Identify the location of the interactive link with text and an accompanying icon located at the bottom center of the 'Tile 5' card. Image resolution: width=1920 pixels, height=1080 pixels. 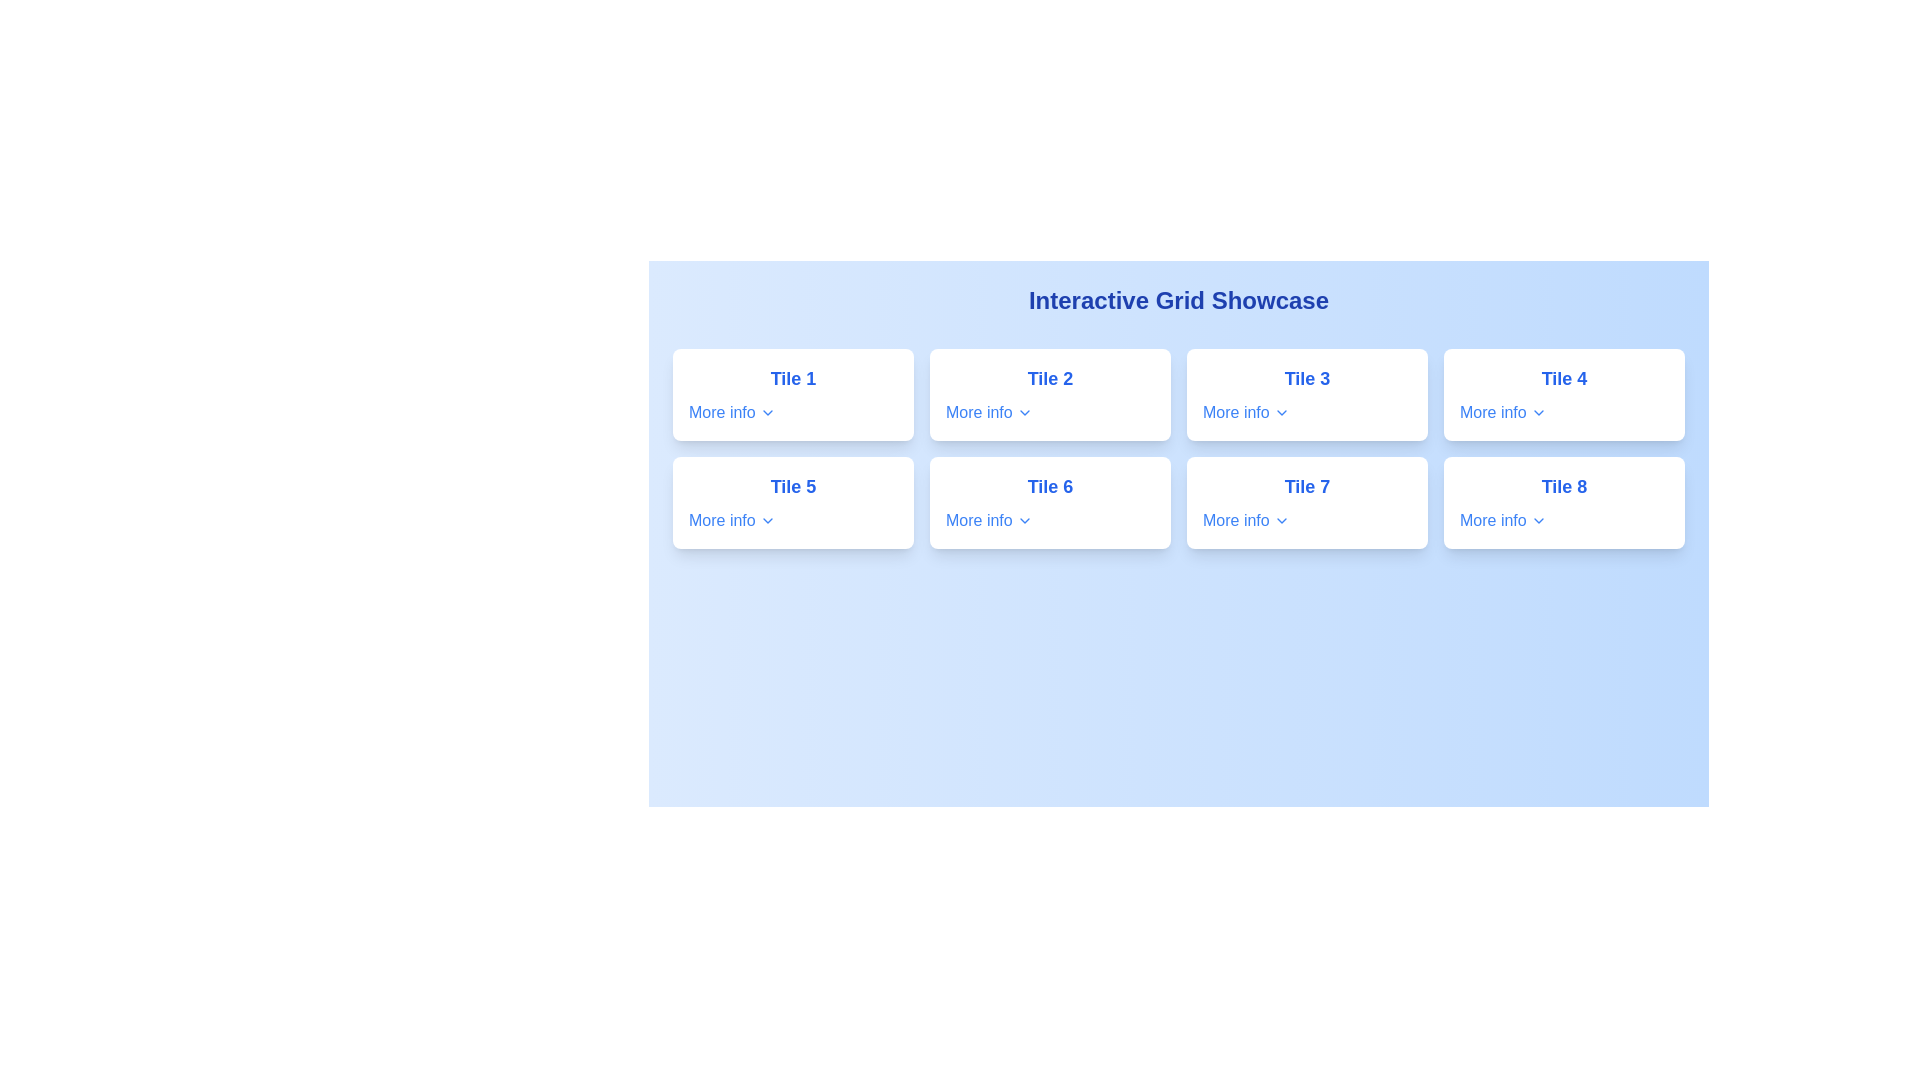
(730, 519).